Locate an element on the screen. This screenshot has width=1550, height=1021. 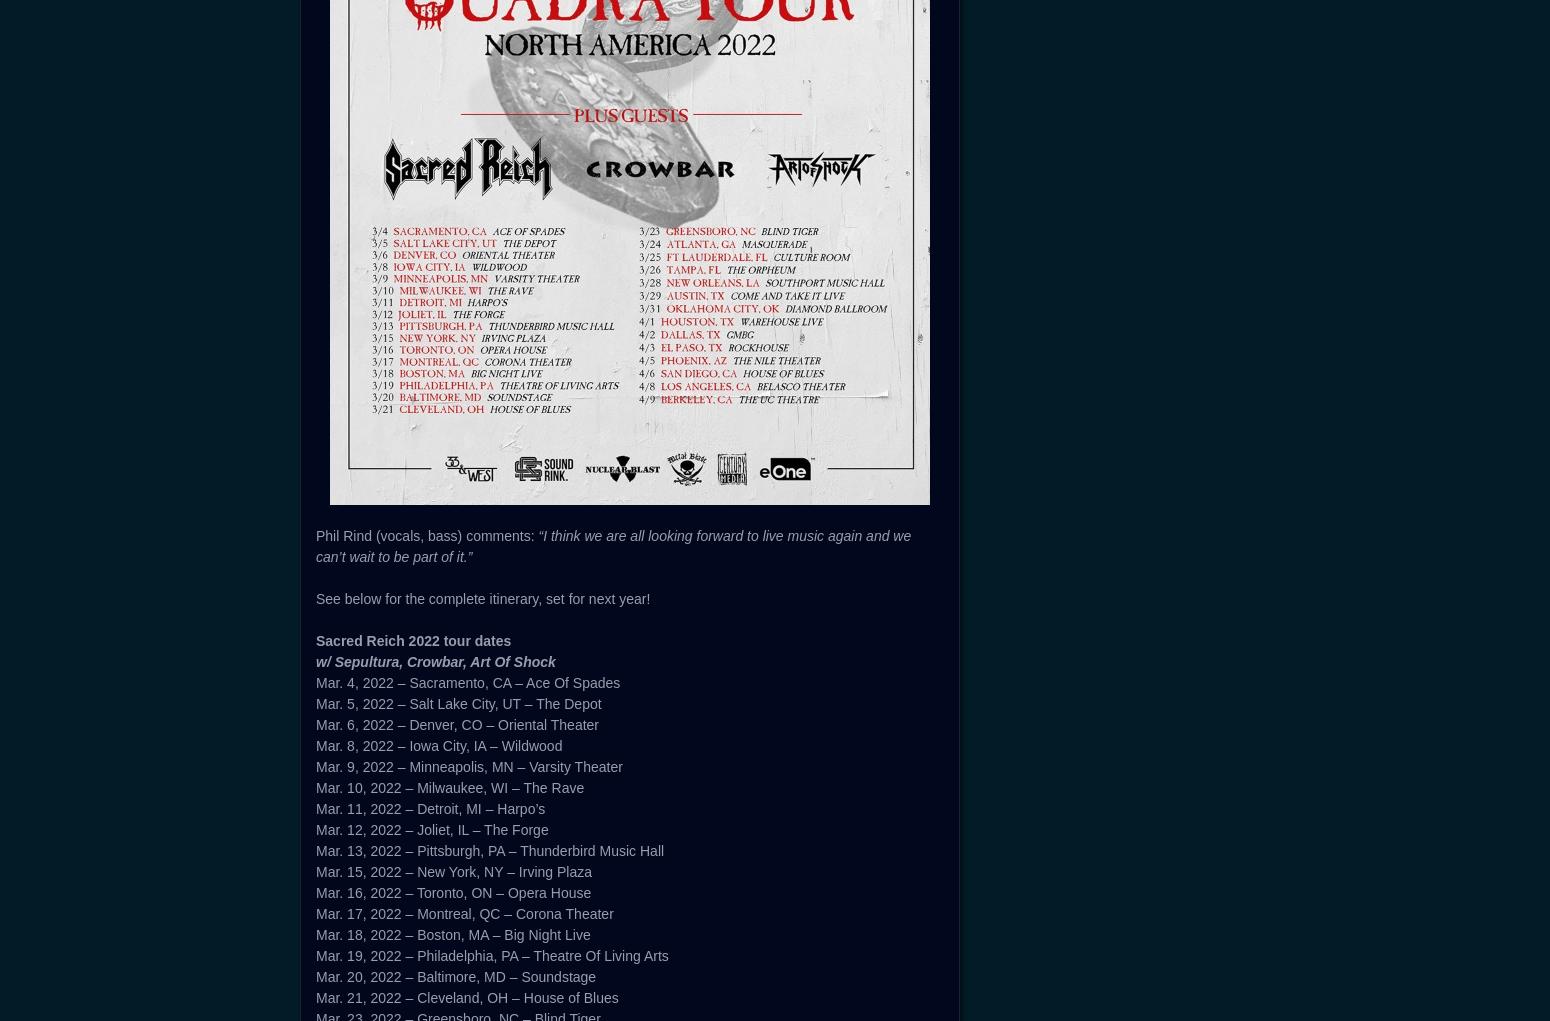
'Mar. 17, 2022 – Montreal, QC – Corona Theater' is located at coordinates (315, 913).